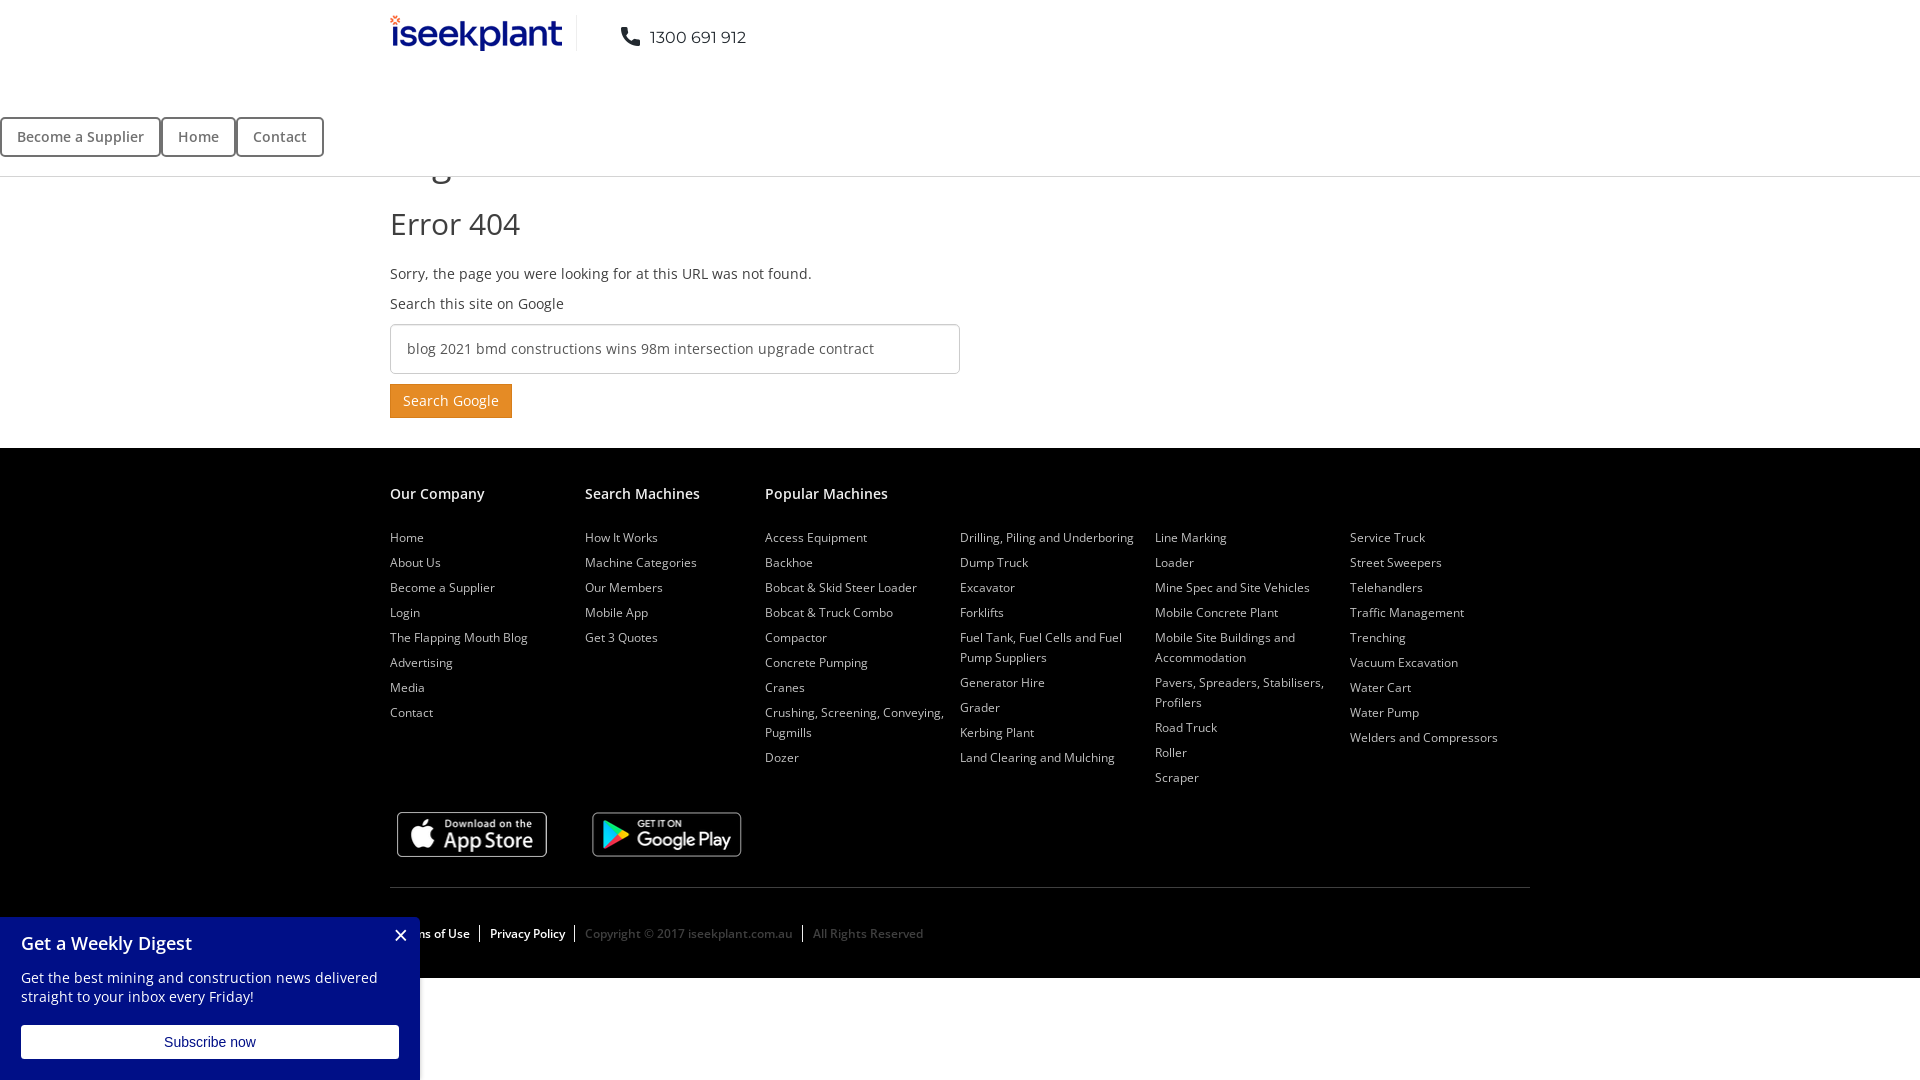  Describe the element at coordinates (1395, 562) in the screenshot. I see `'Street Sweepers'` at that location.